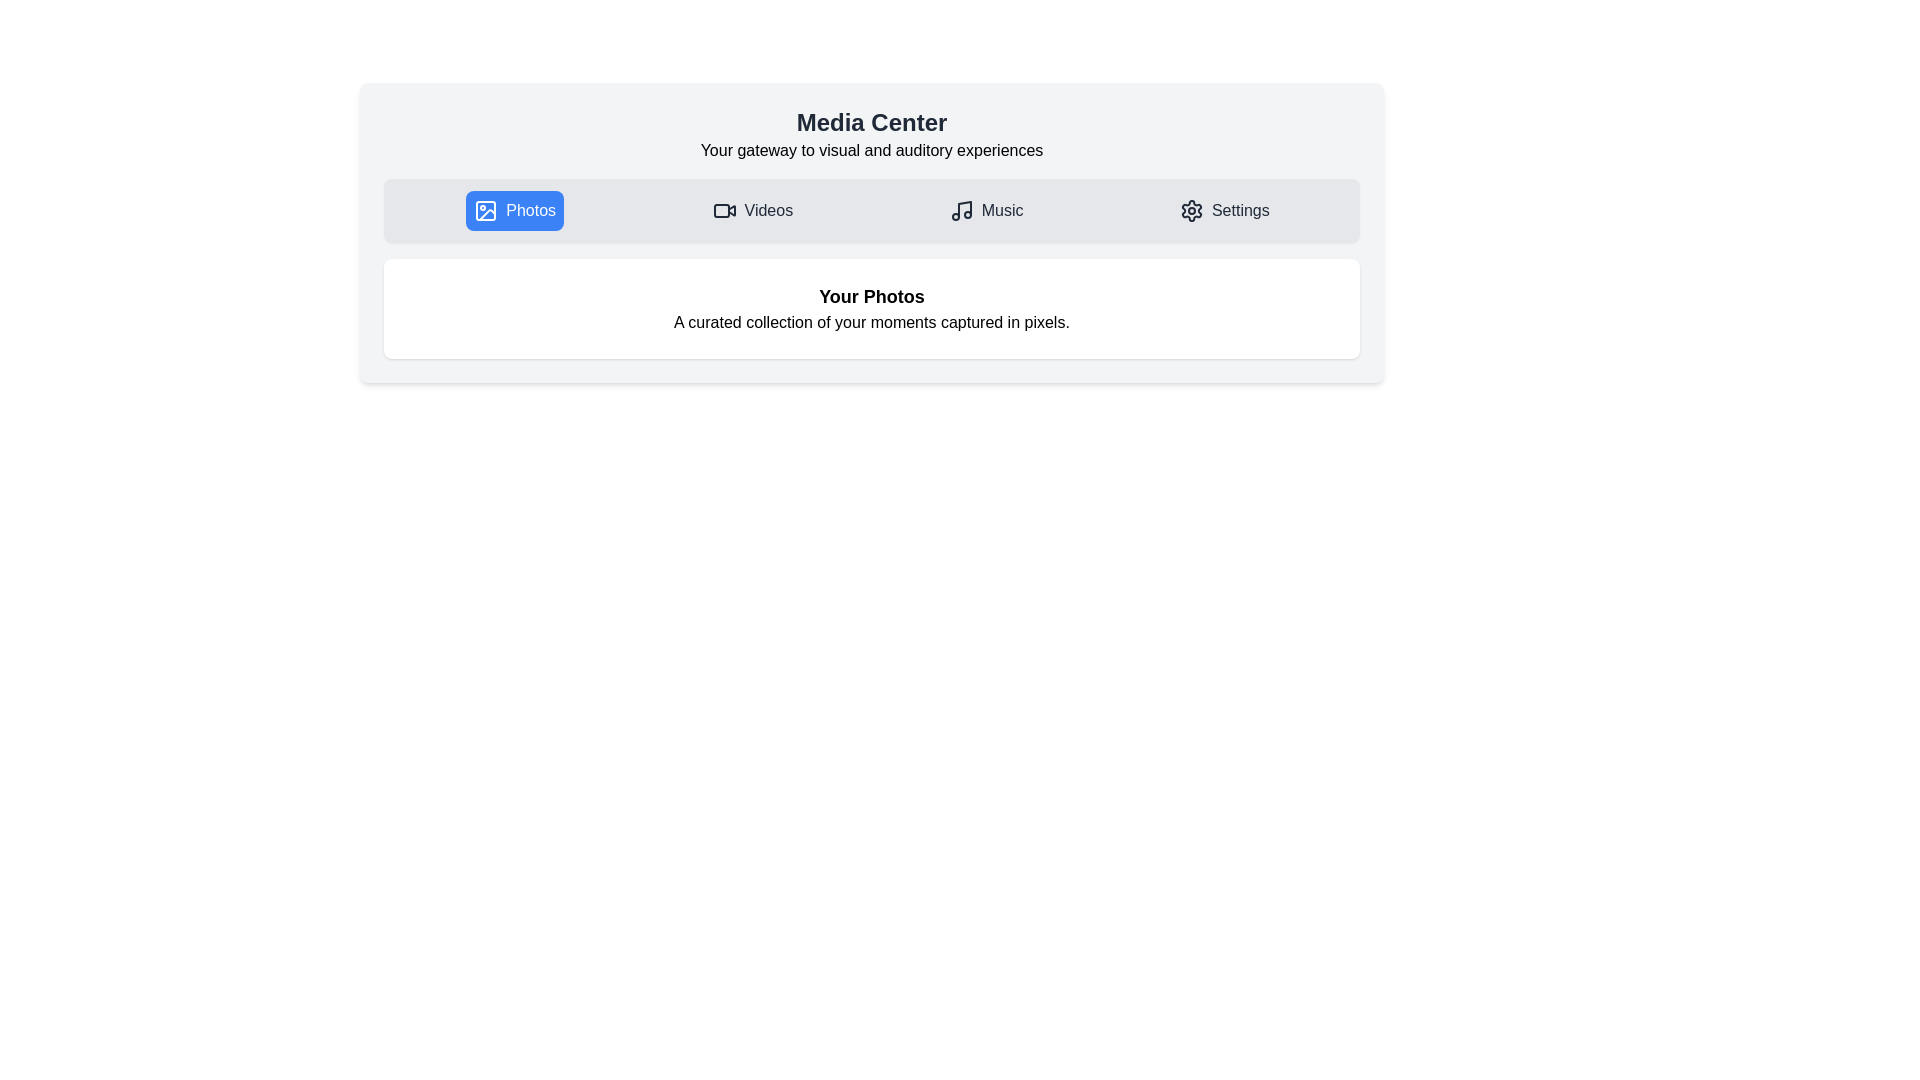  What do you see at coordinates (986, 211) in the screenshot?
I see `the navigation button for accessing the music section, located between the 'Videos' button and the 'Settings' button in the horizontal menu` at bounding box center [986, 211].